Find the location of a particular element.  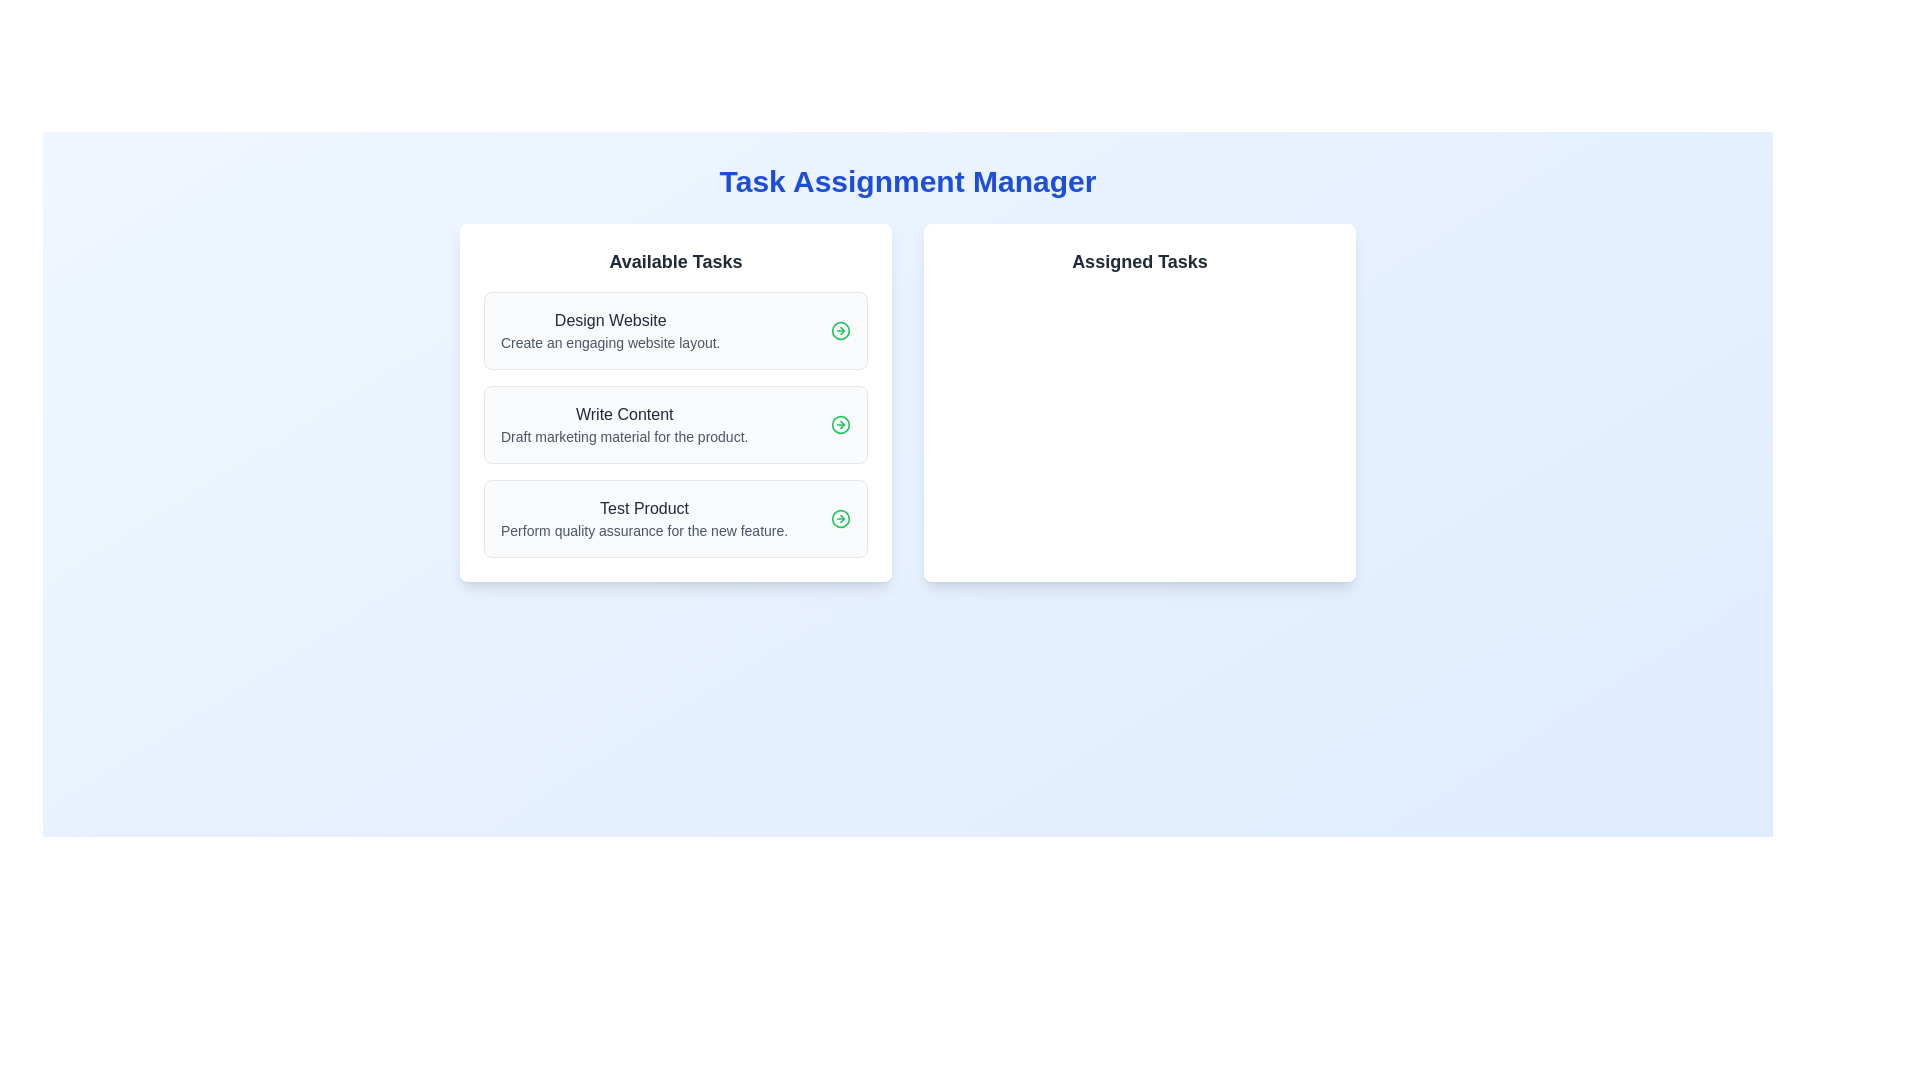

the 'Assigned Tasks' card, which is a white rectangular card with rounded corners located in the right half of the grid layout is located at coordinates (1140, 402).